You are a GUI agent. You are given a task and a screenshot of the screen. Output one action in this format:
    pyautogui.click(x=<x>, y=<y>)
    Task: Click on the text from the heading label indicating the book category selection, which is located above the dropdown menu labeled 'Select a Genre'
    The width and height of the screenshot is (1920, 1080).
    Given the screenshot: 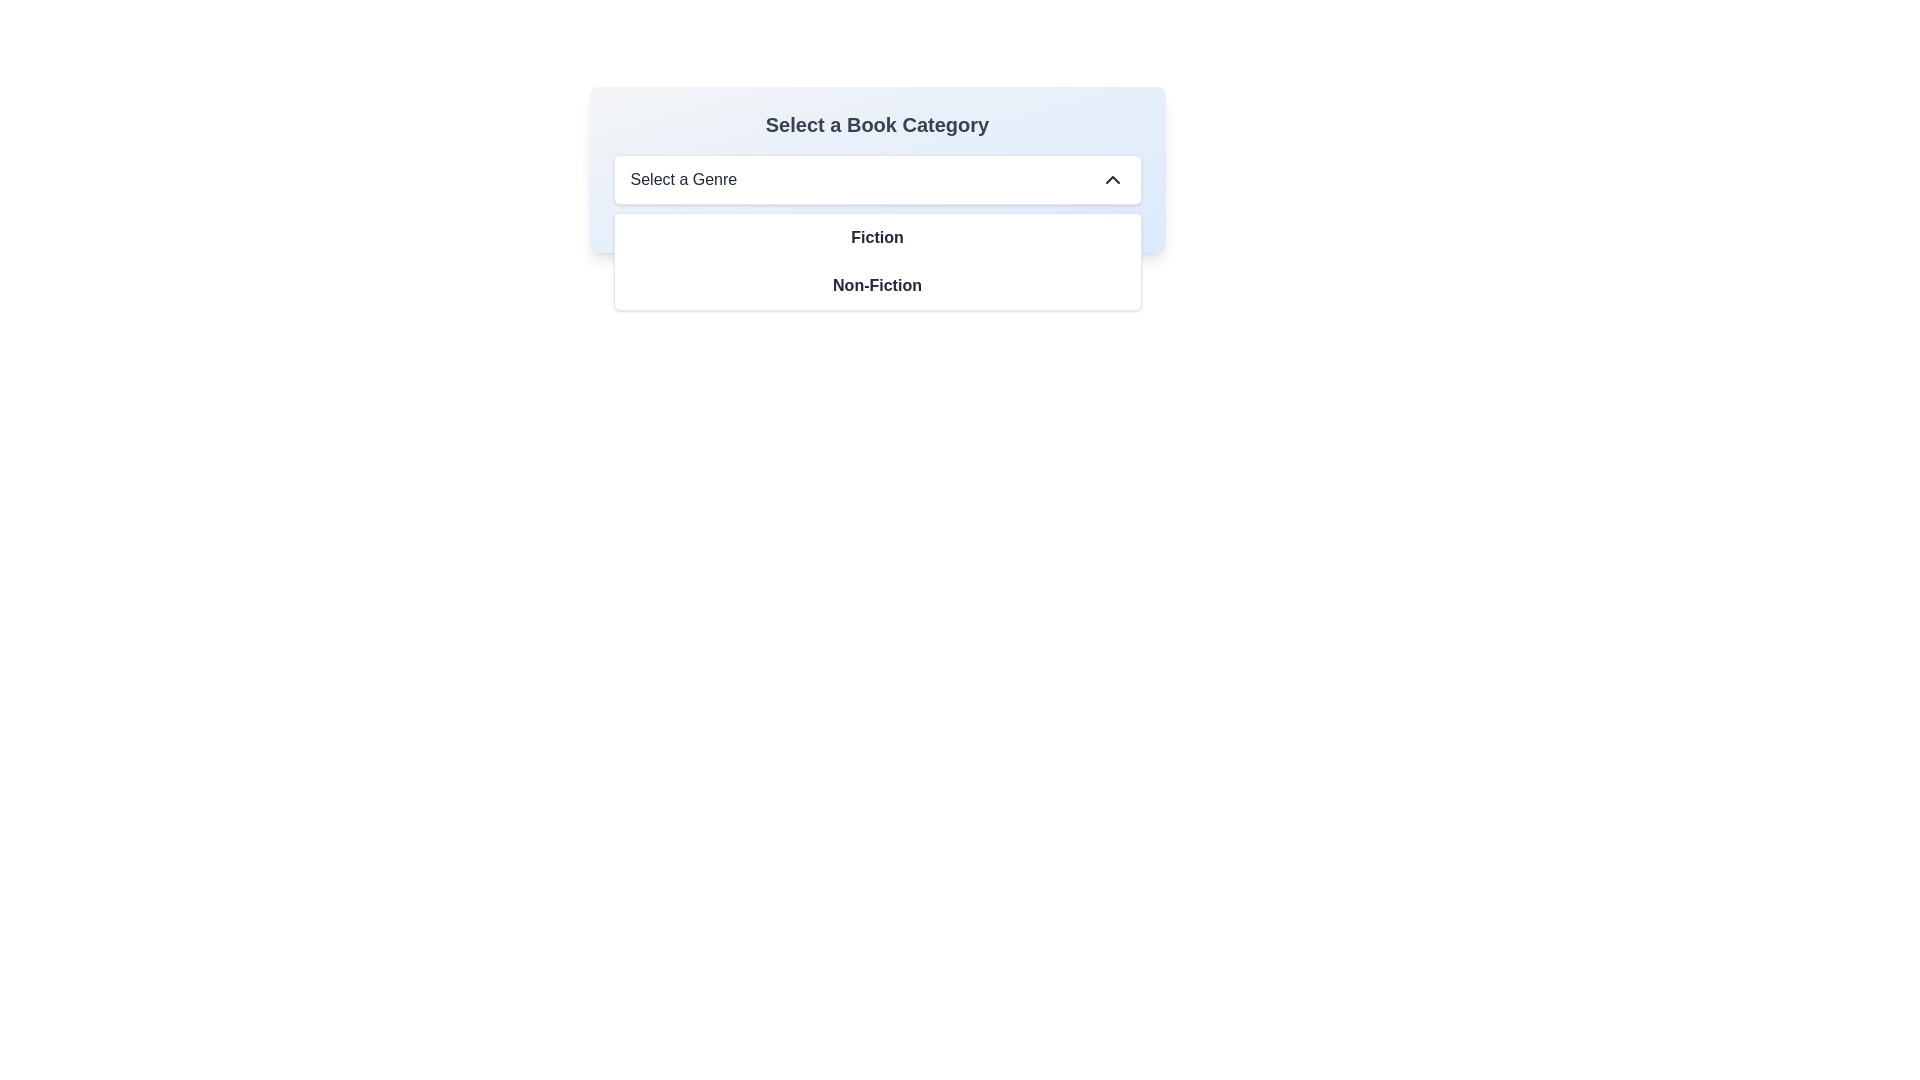 What is the action you would take?
    pyautogui.click(x=877, y=124)
    